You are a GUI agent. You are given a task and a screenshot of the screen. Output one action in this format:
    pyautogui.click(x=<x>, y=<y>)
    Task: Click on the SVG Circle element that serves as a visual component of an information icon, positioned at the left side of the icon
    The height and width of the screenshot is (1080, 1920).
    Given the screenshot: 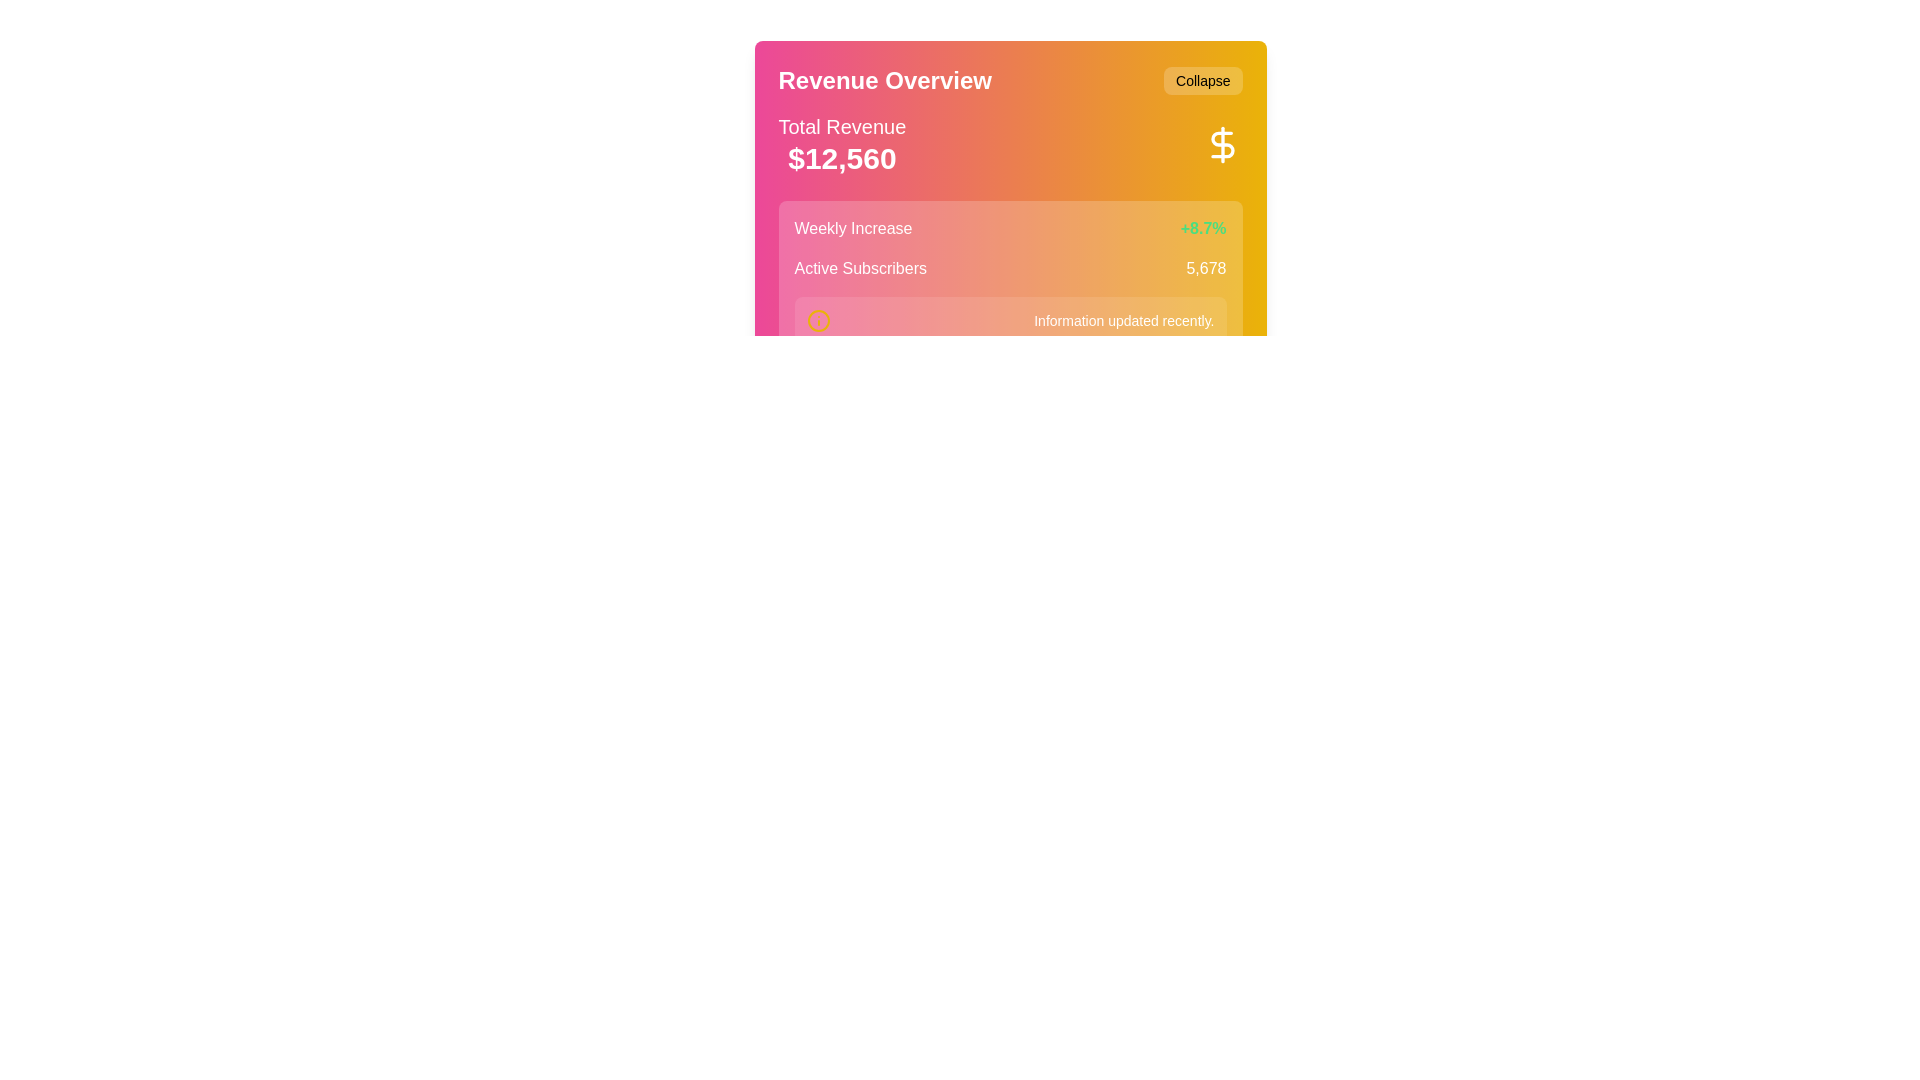 What is the action you would take?
    pyautogui.click(x=818, y=319)
    